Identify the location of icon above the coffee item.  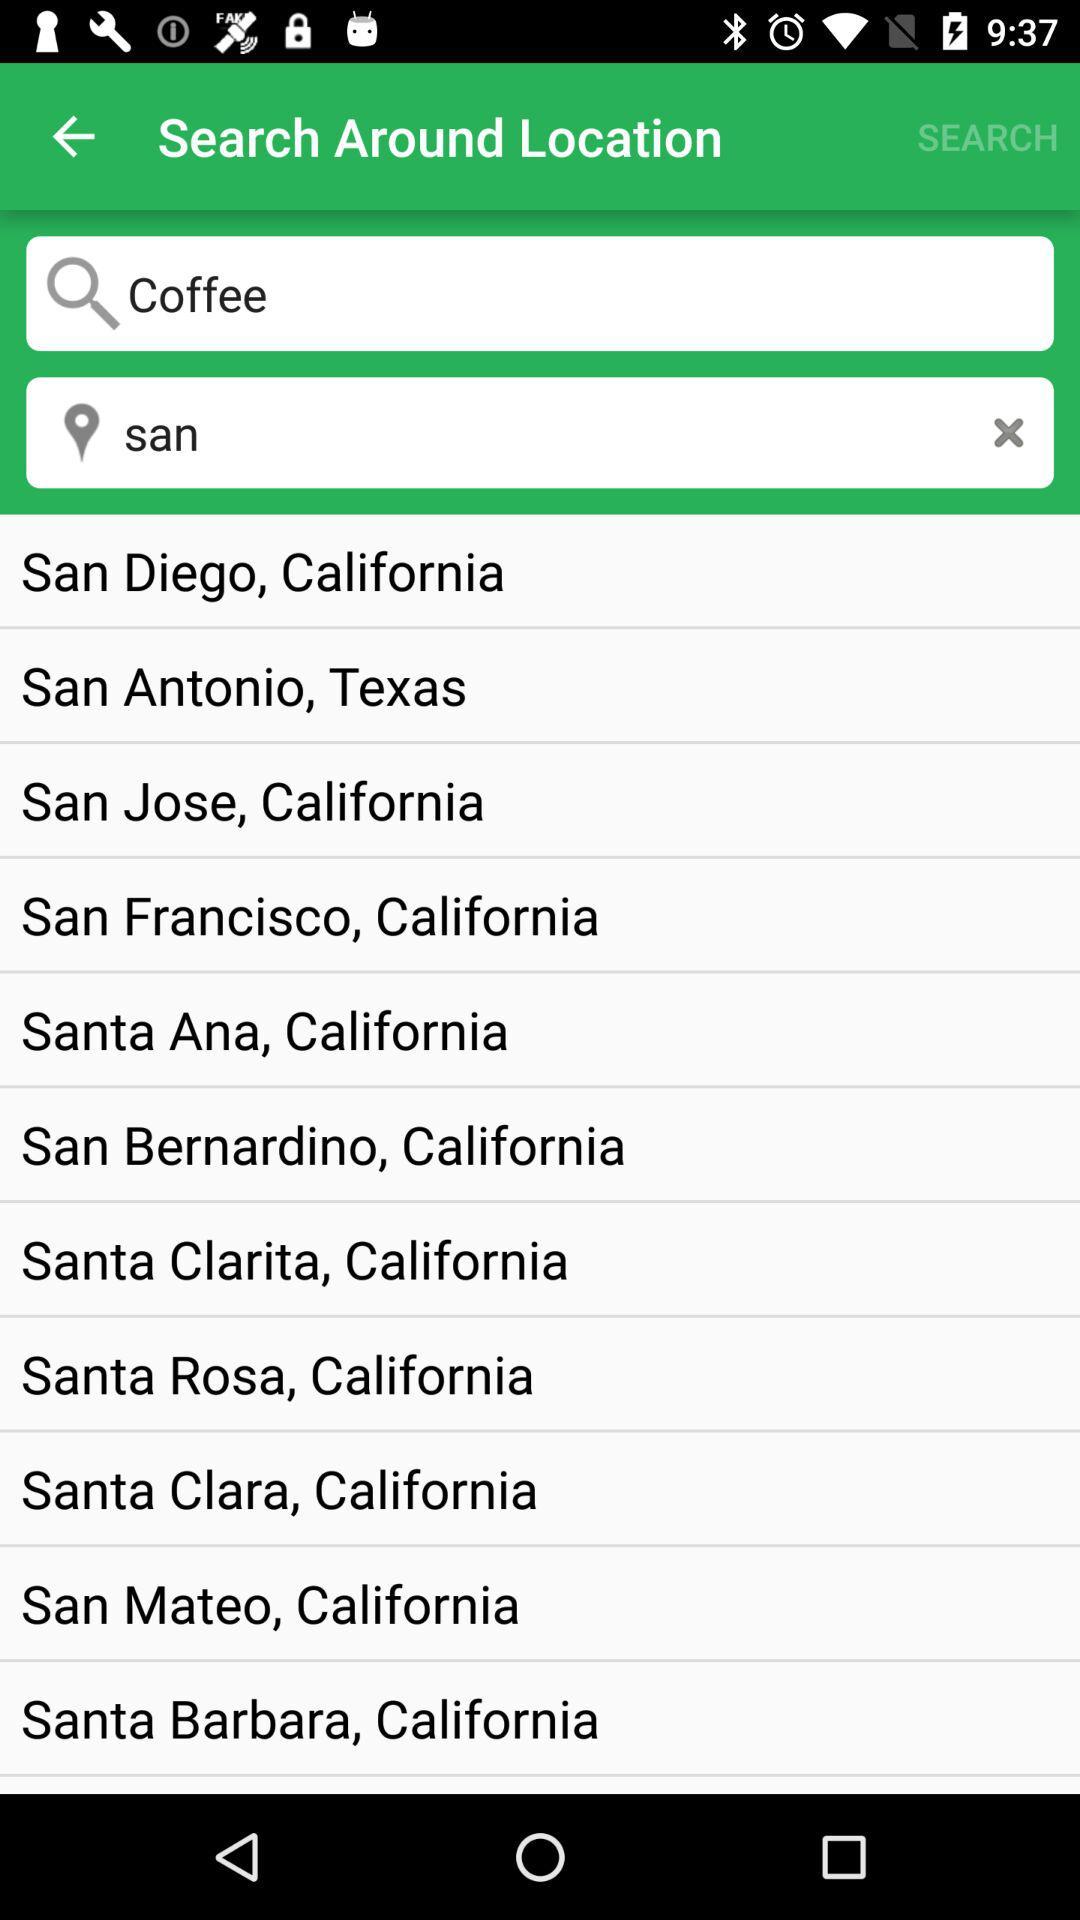
(72, 135).